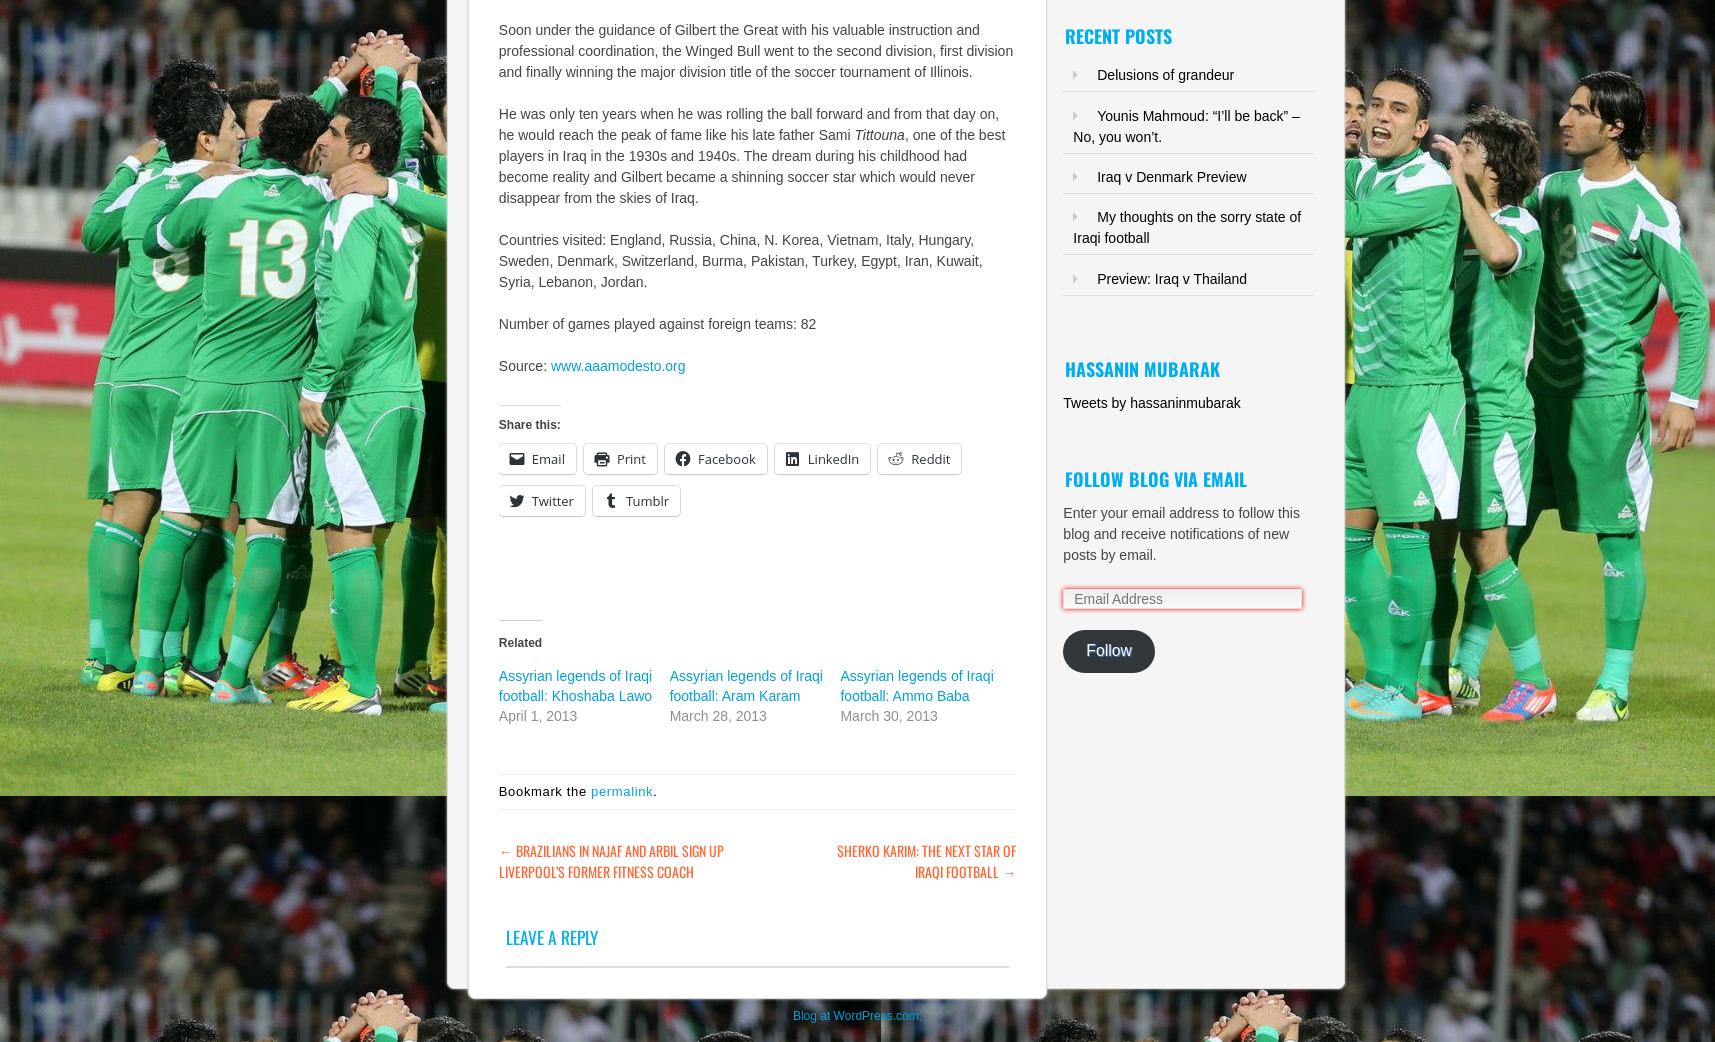 This screenshot has height=1042, width=1715. Describe the element at coordinates (551, 500) in the screenshot. I see `'Twitter'` at that location.